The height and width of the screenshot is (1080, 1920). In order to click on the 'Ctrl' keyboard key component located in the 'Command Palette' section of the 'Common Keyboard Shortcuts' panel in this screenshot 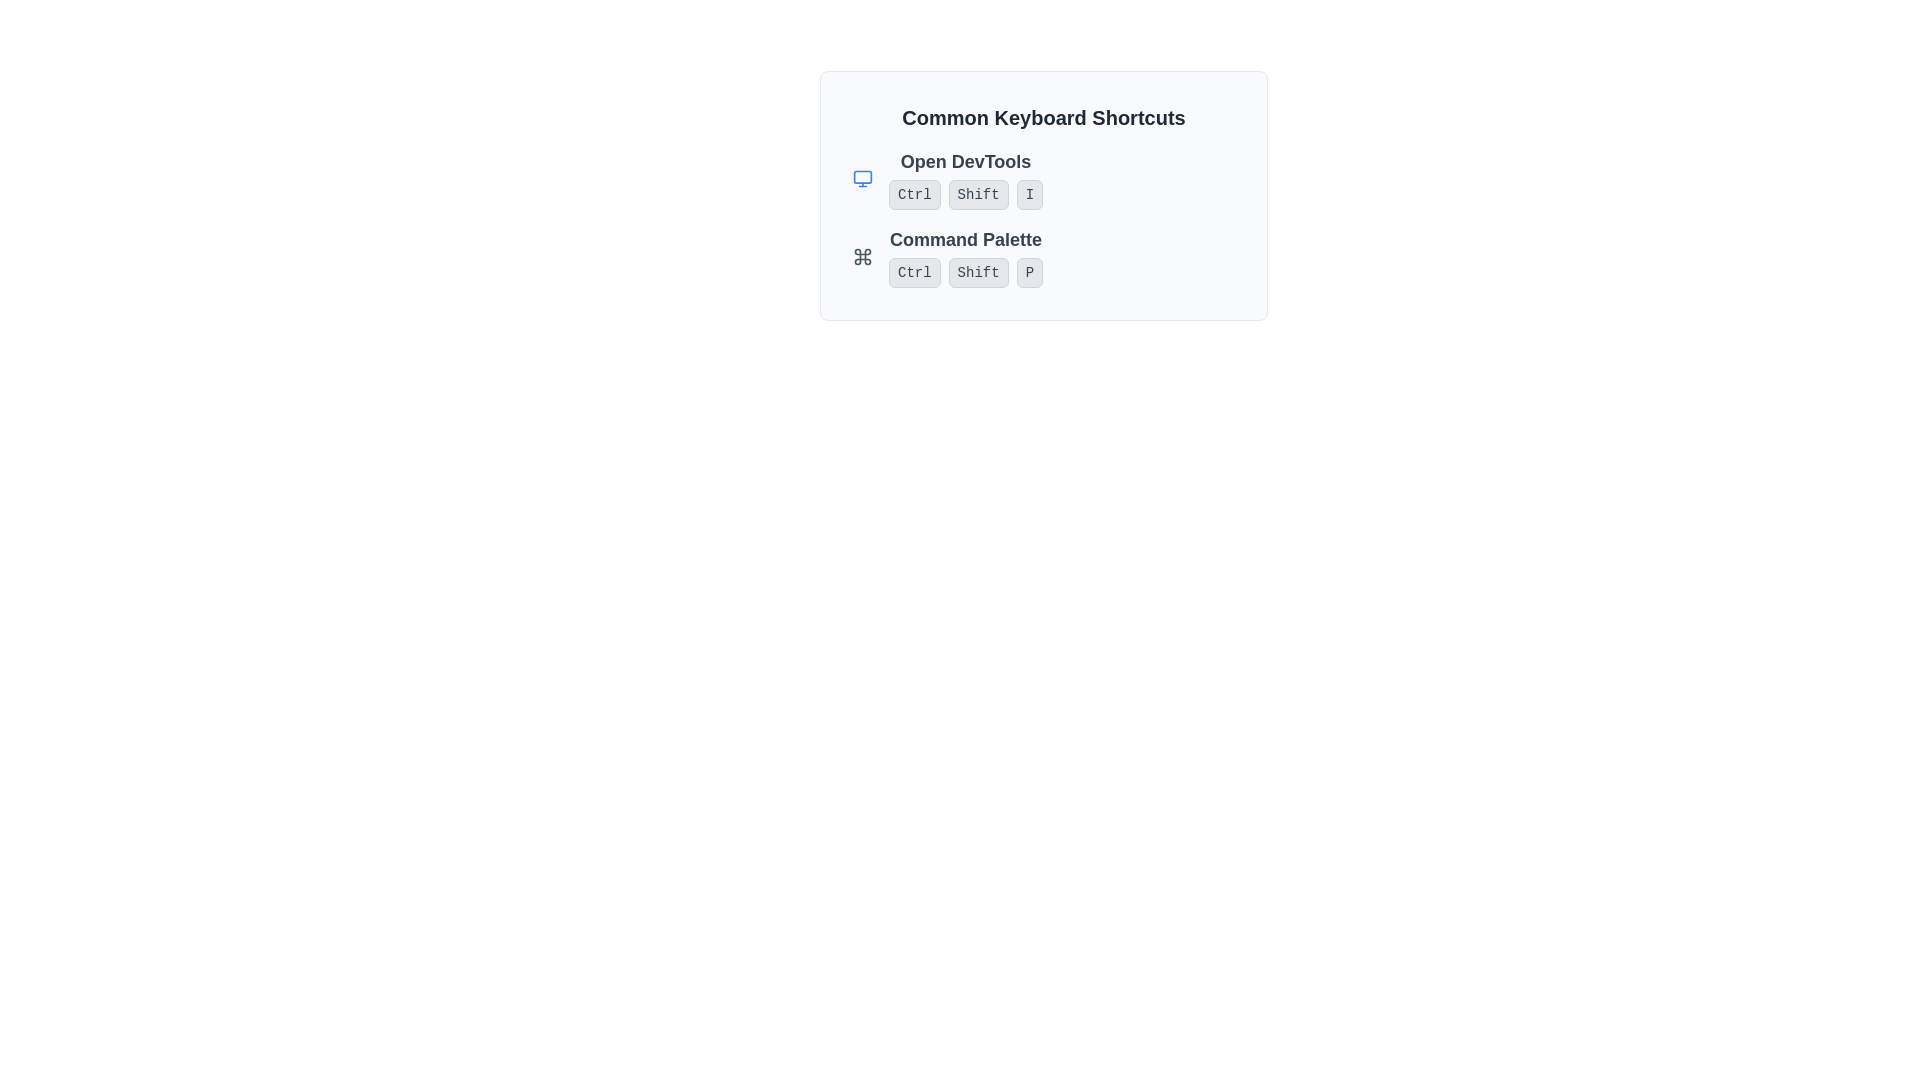, I will do `click(913, 273)`.